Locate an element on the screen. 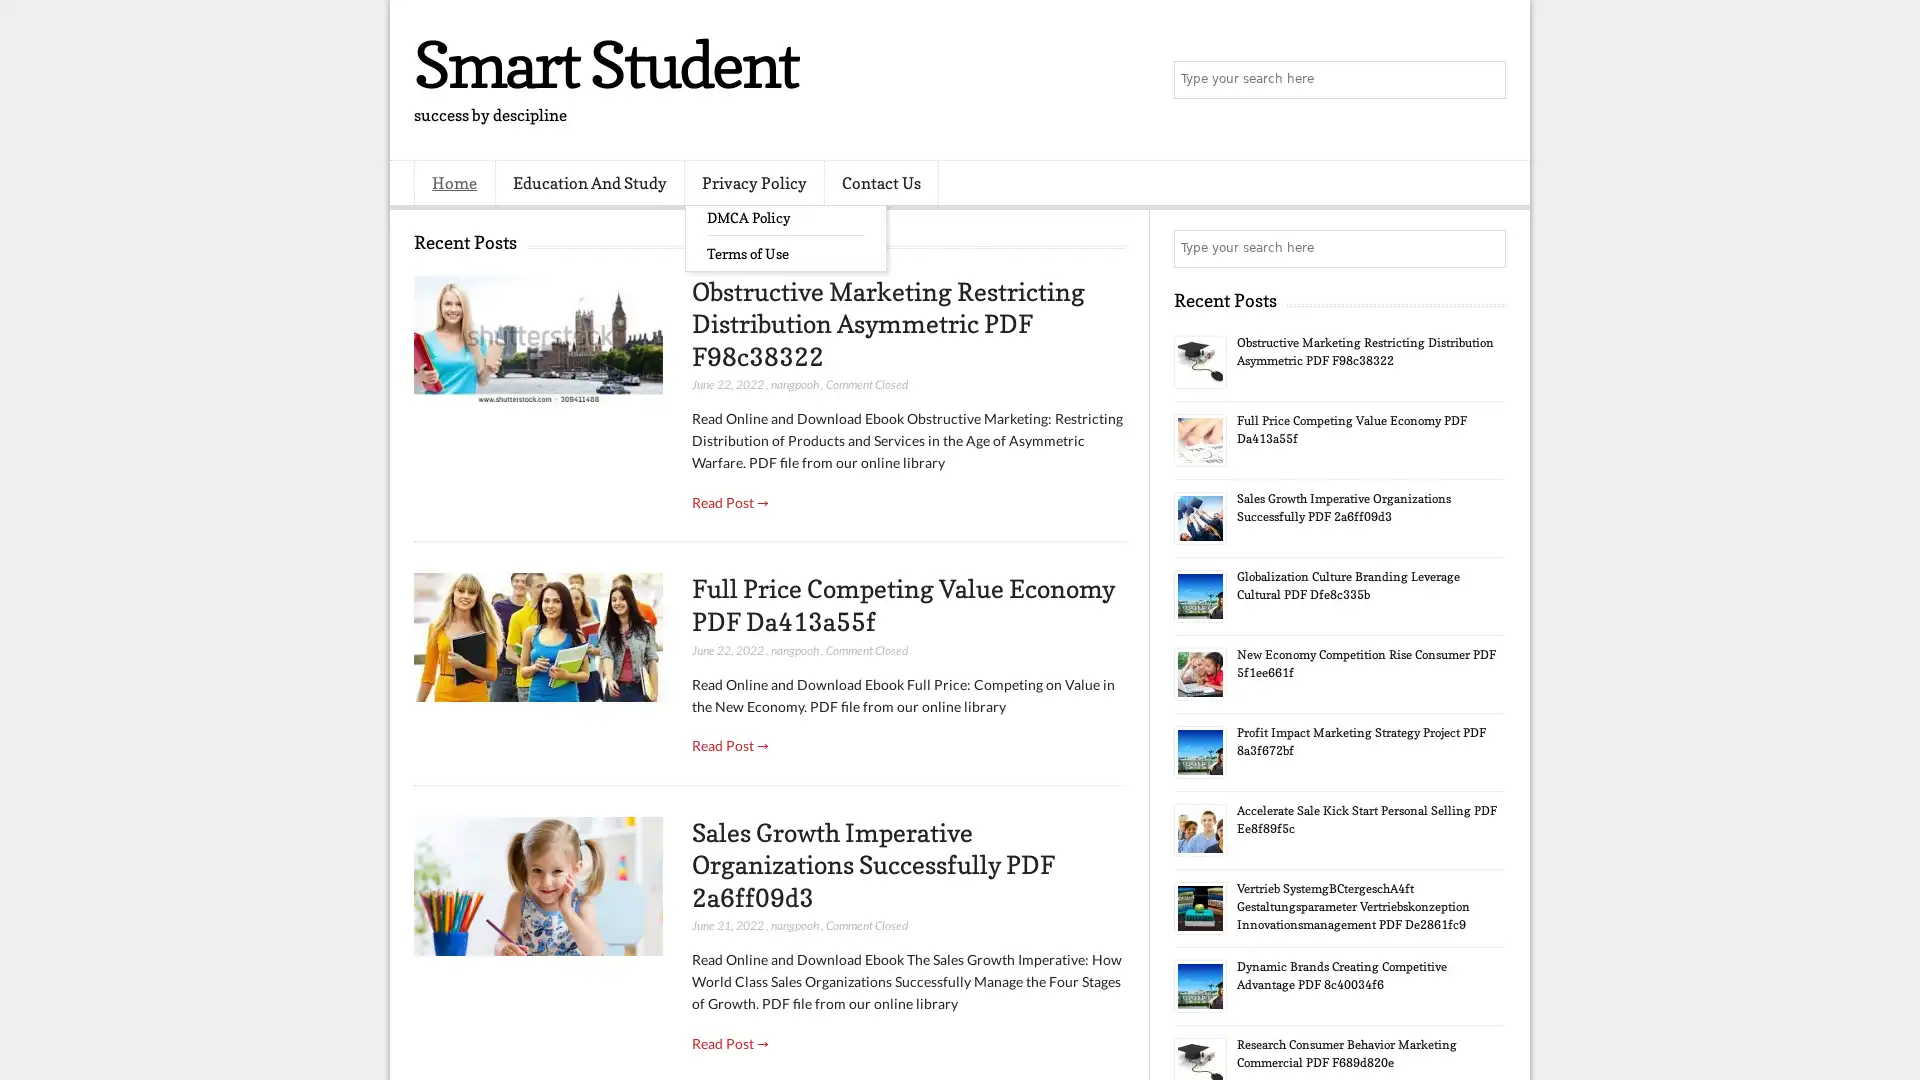 The width and height of the screenshot is (1920, 1080). Search is located at coordinates (1485, 248).